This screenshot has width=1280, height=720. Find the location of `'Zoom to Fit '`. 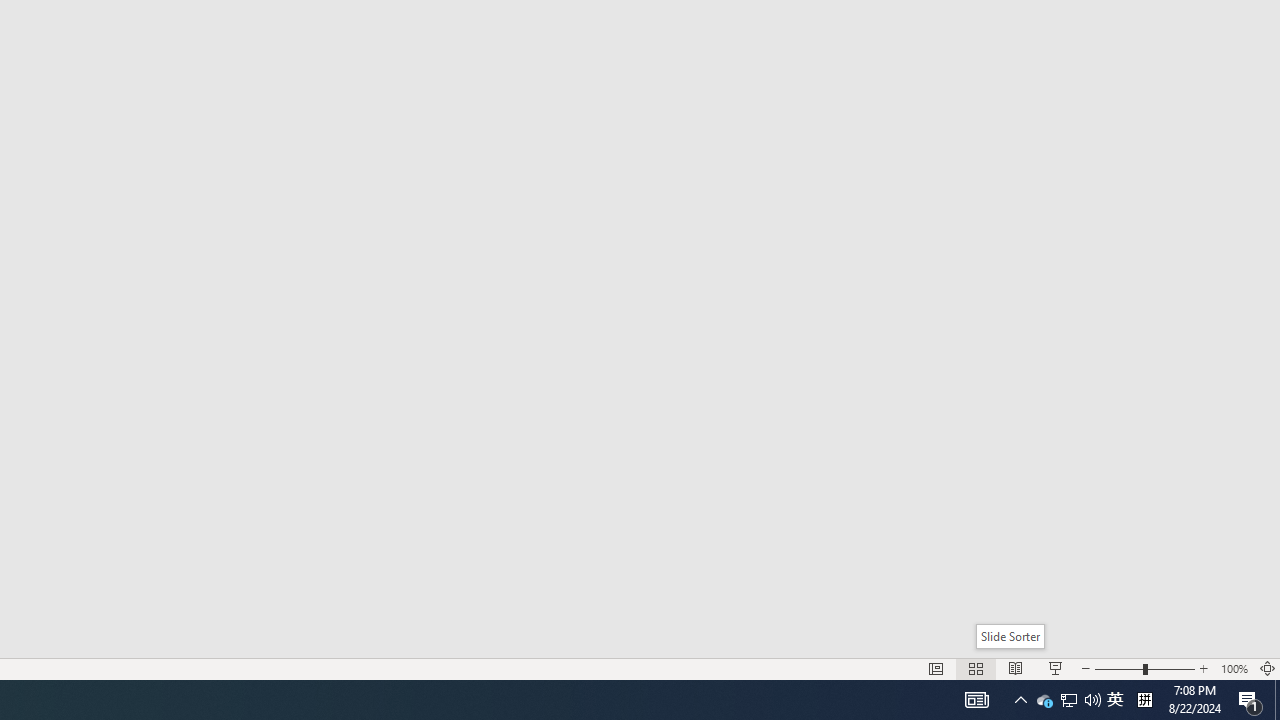

'Zoom to Fit ' is located at coordinates (1266, 669).